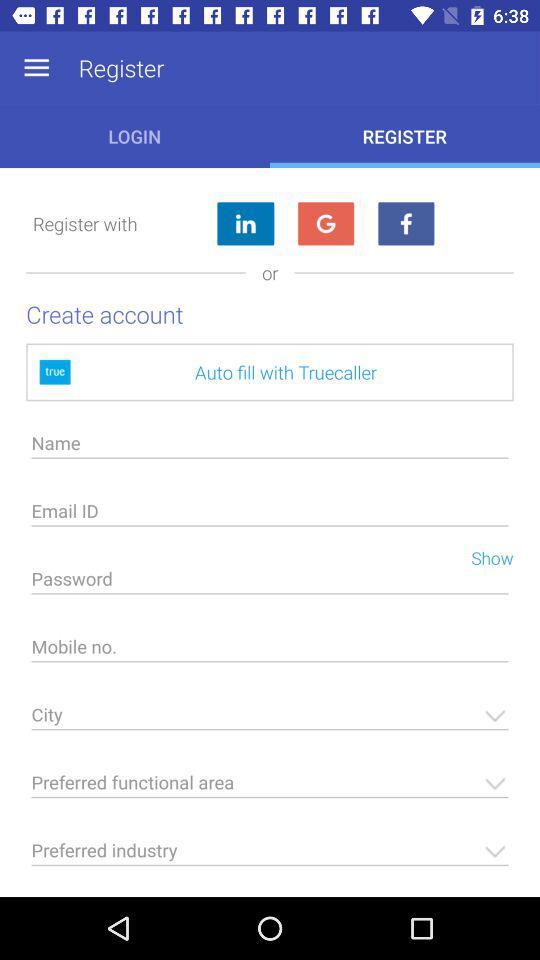 Image resolution: width=540 pixels, height=960 pixels. I want to click on log in with linkedin, so click(245, 224).